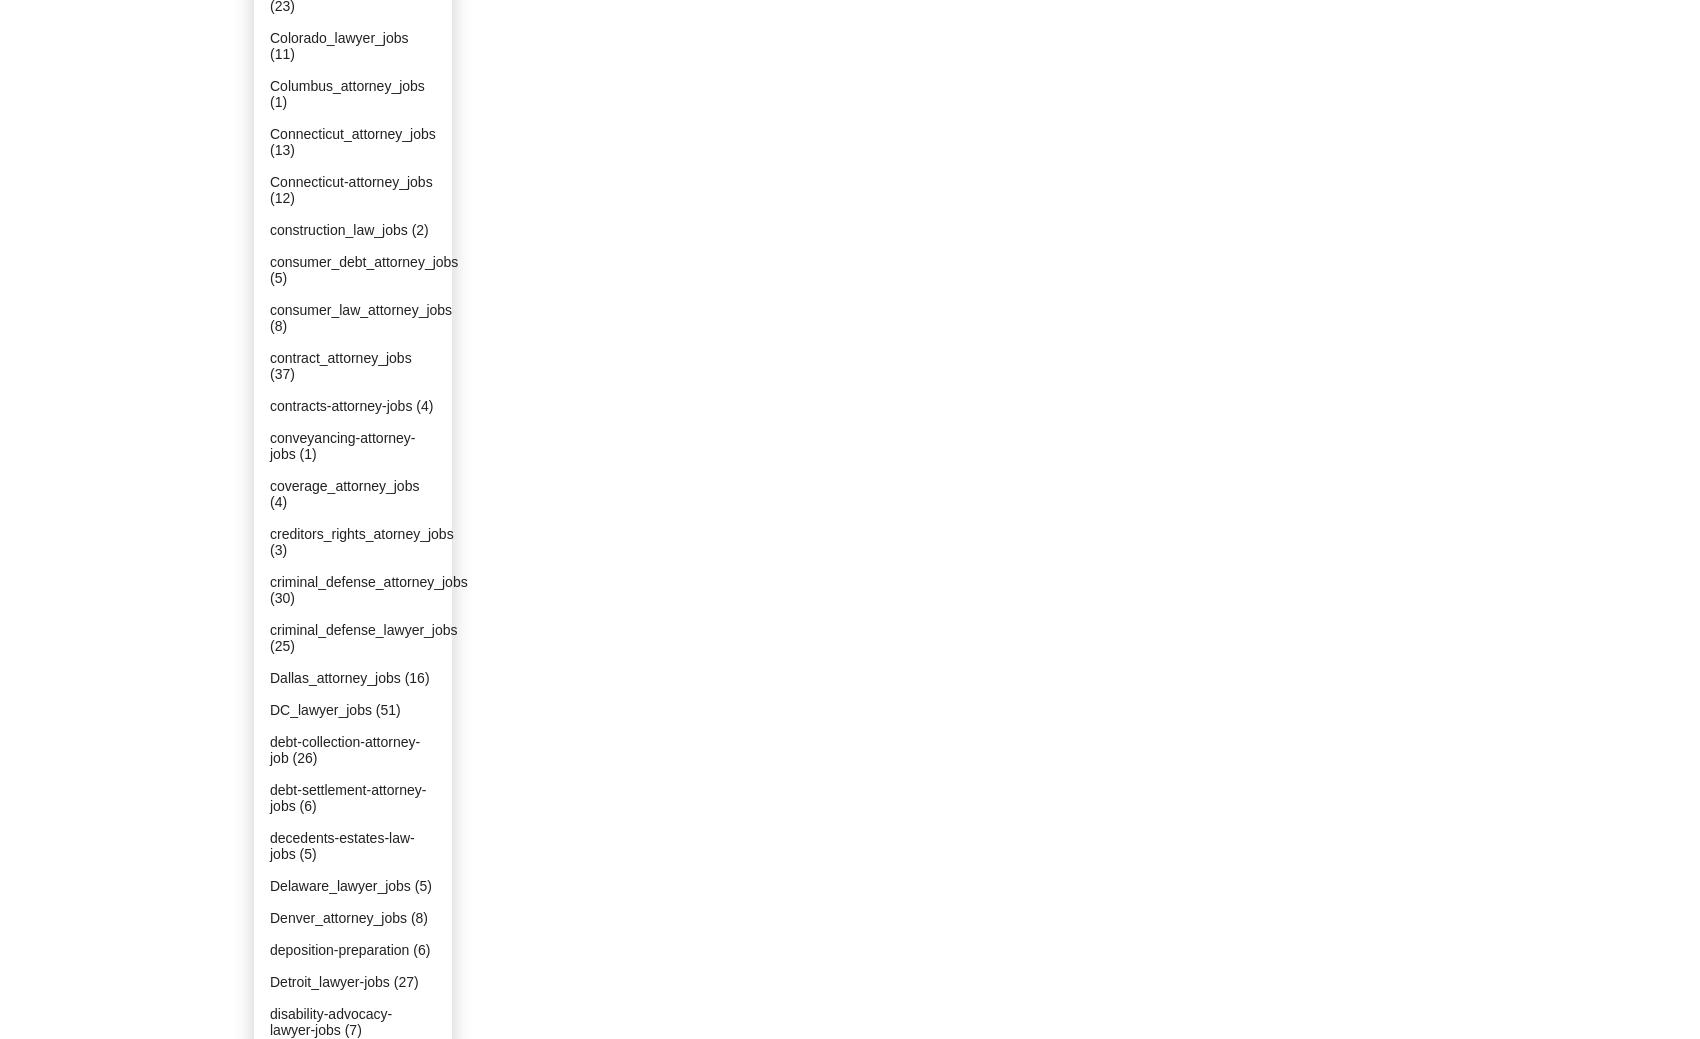 The image size is (1700, 1039). I want to click on '(30)', so click(282, 598).